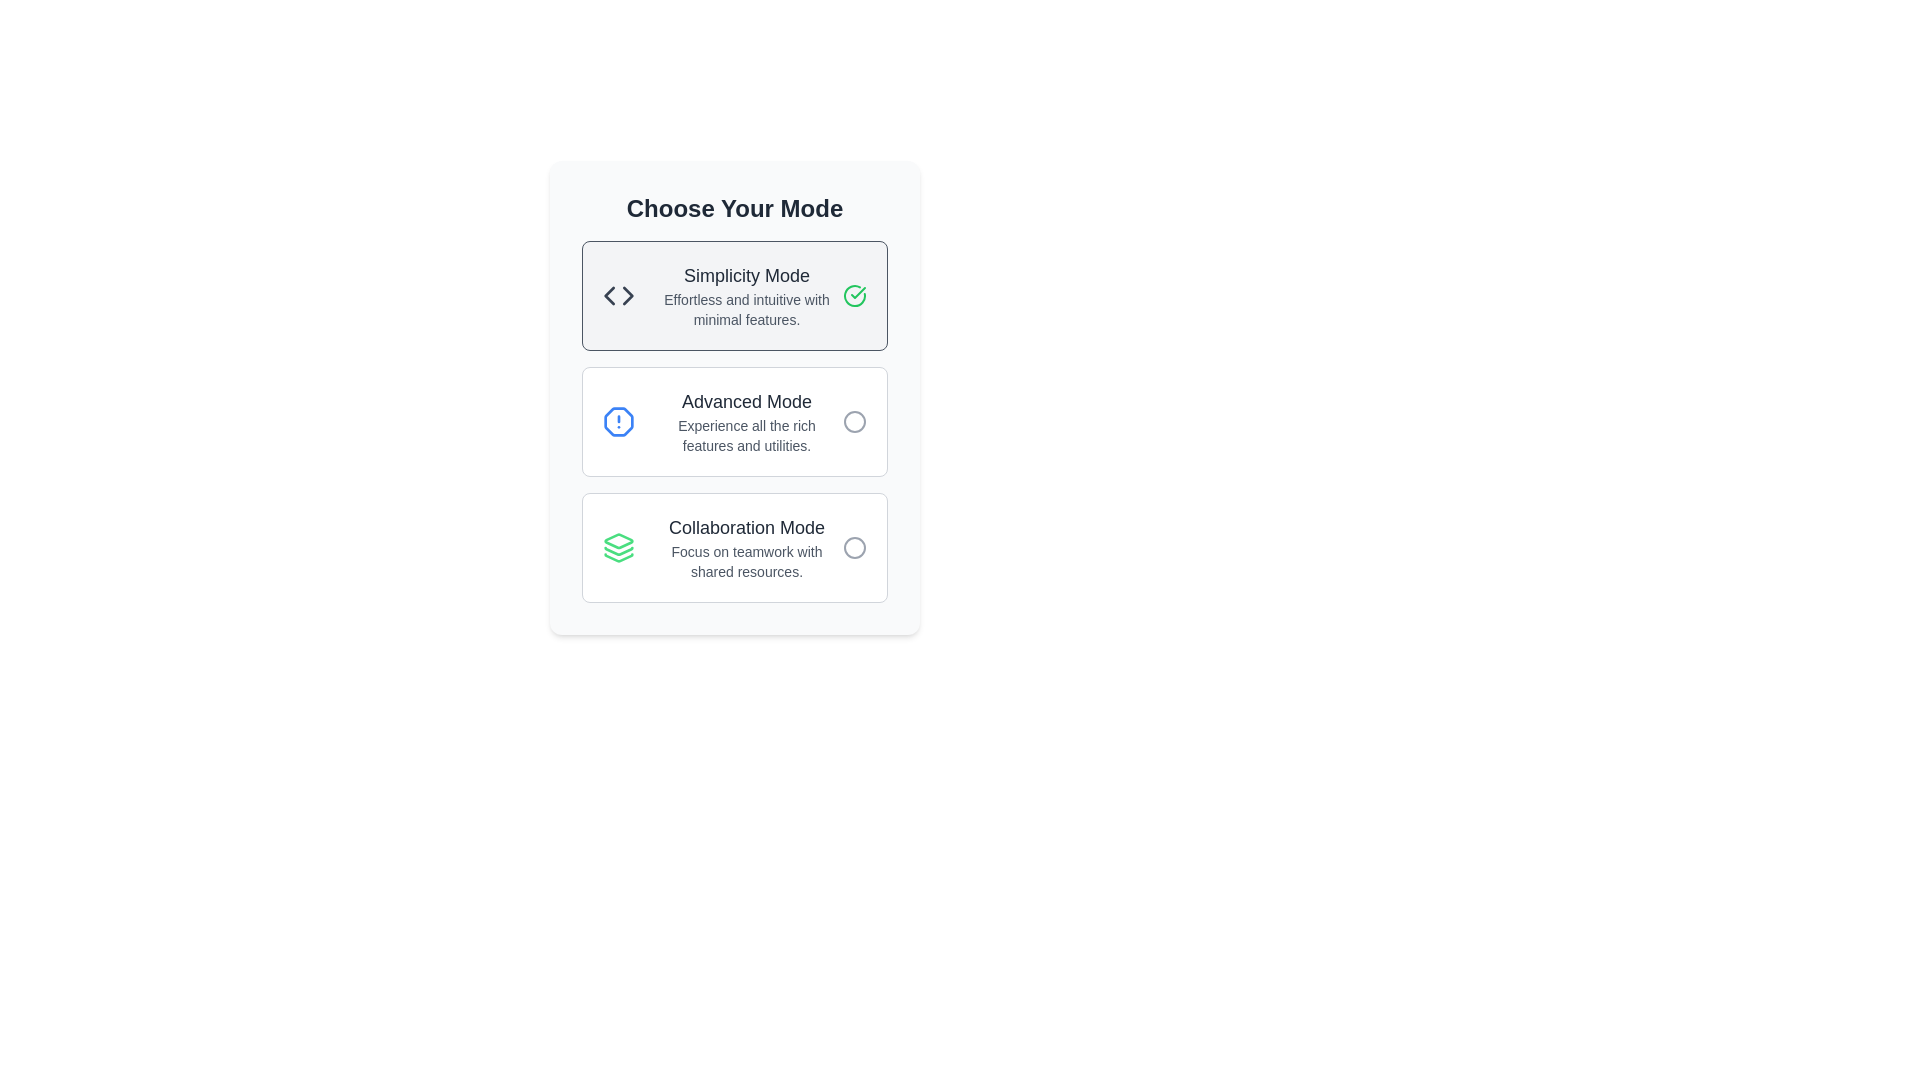 The image size is (1920, 1080). What do you see at coordinates (618, 296) in the screenshot?
I see `the 'Simplicity Mode' icon, which is positioned to the left of the text 'Simplicity Mode' in the modes list` at bounding box center [618, 296].